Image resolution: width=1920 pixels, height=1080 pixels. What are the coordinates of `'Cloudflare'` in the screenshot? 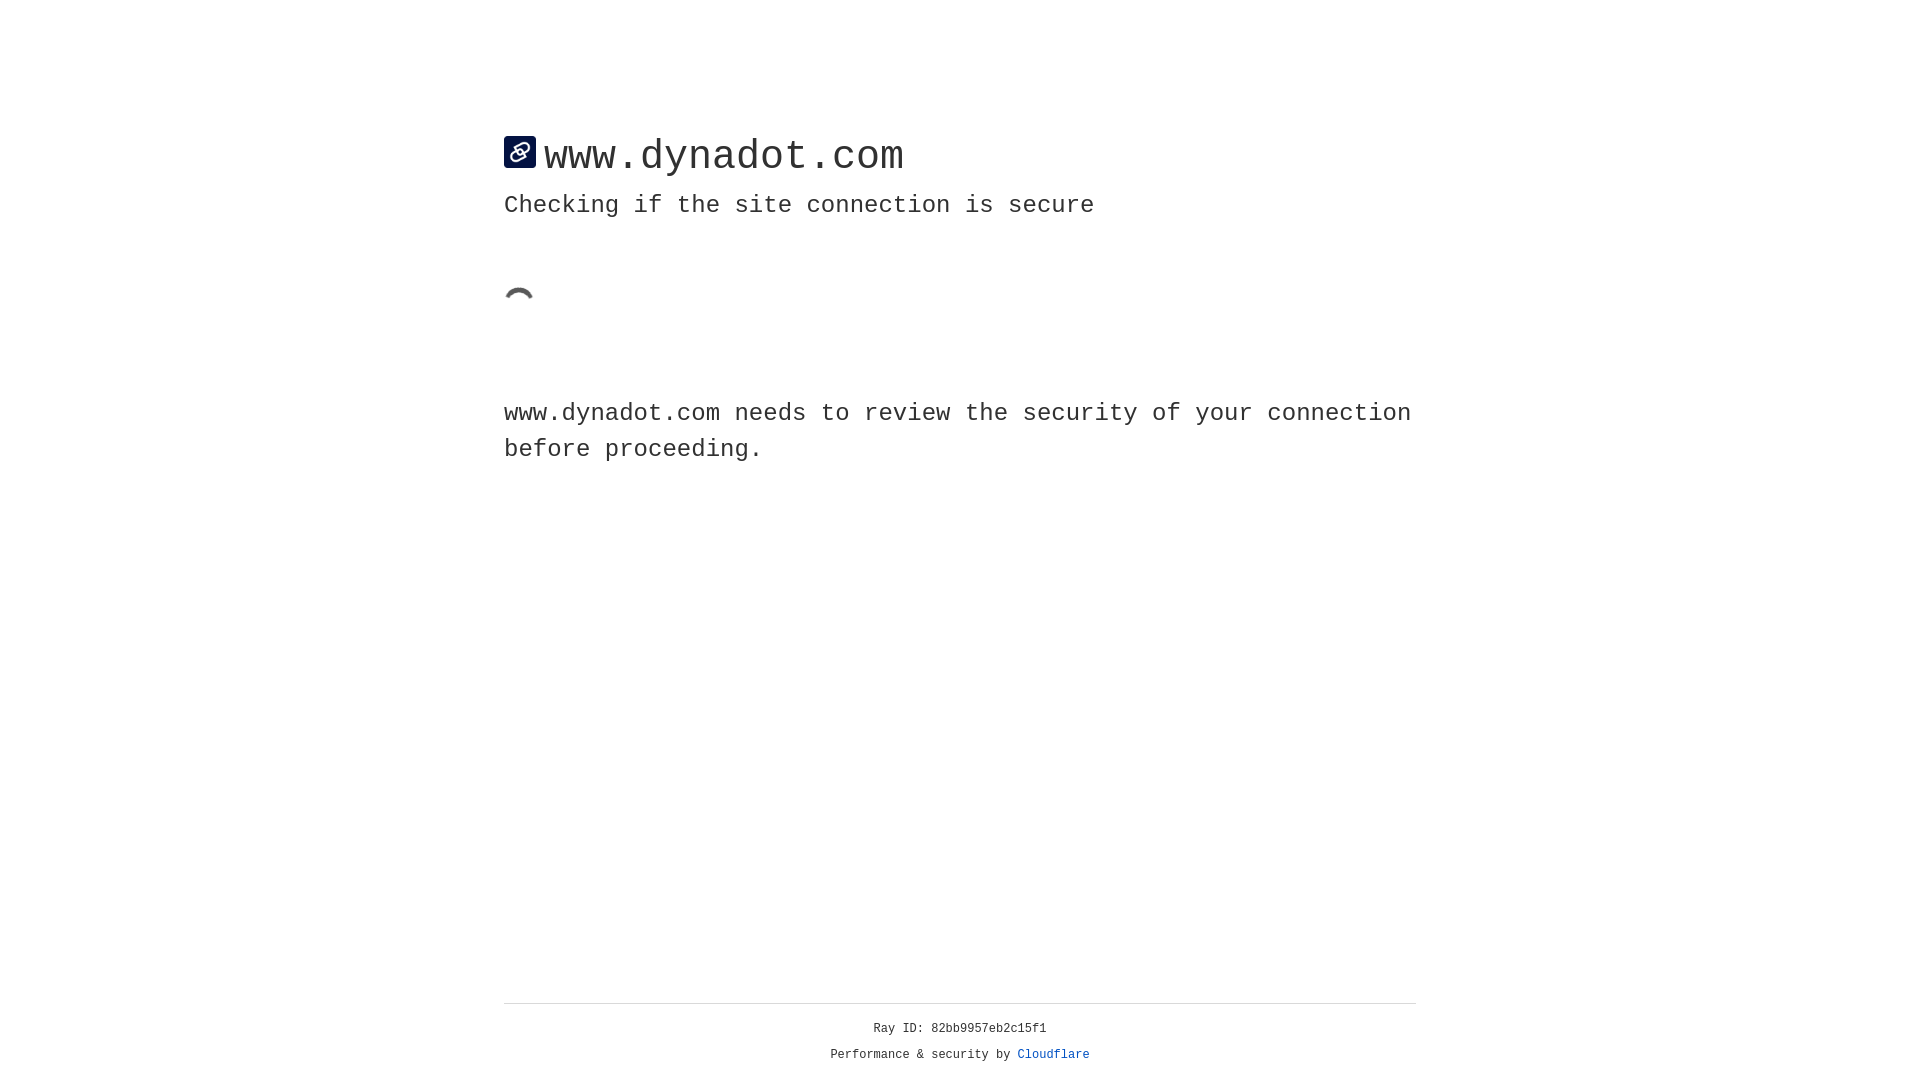 It's located at (1053, 1054).